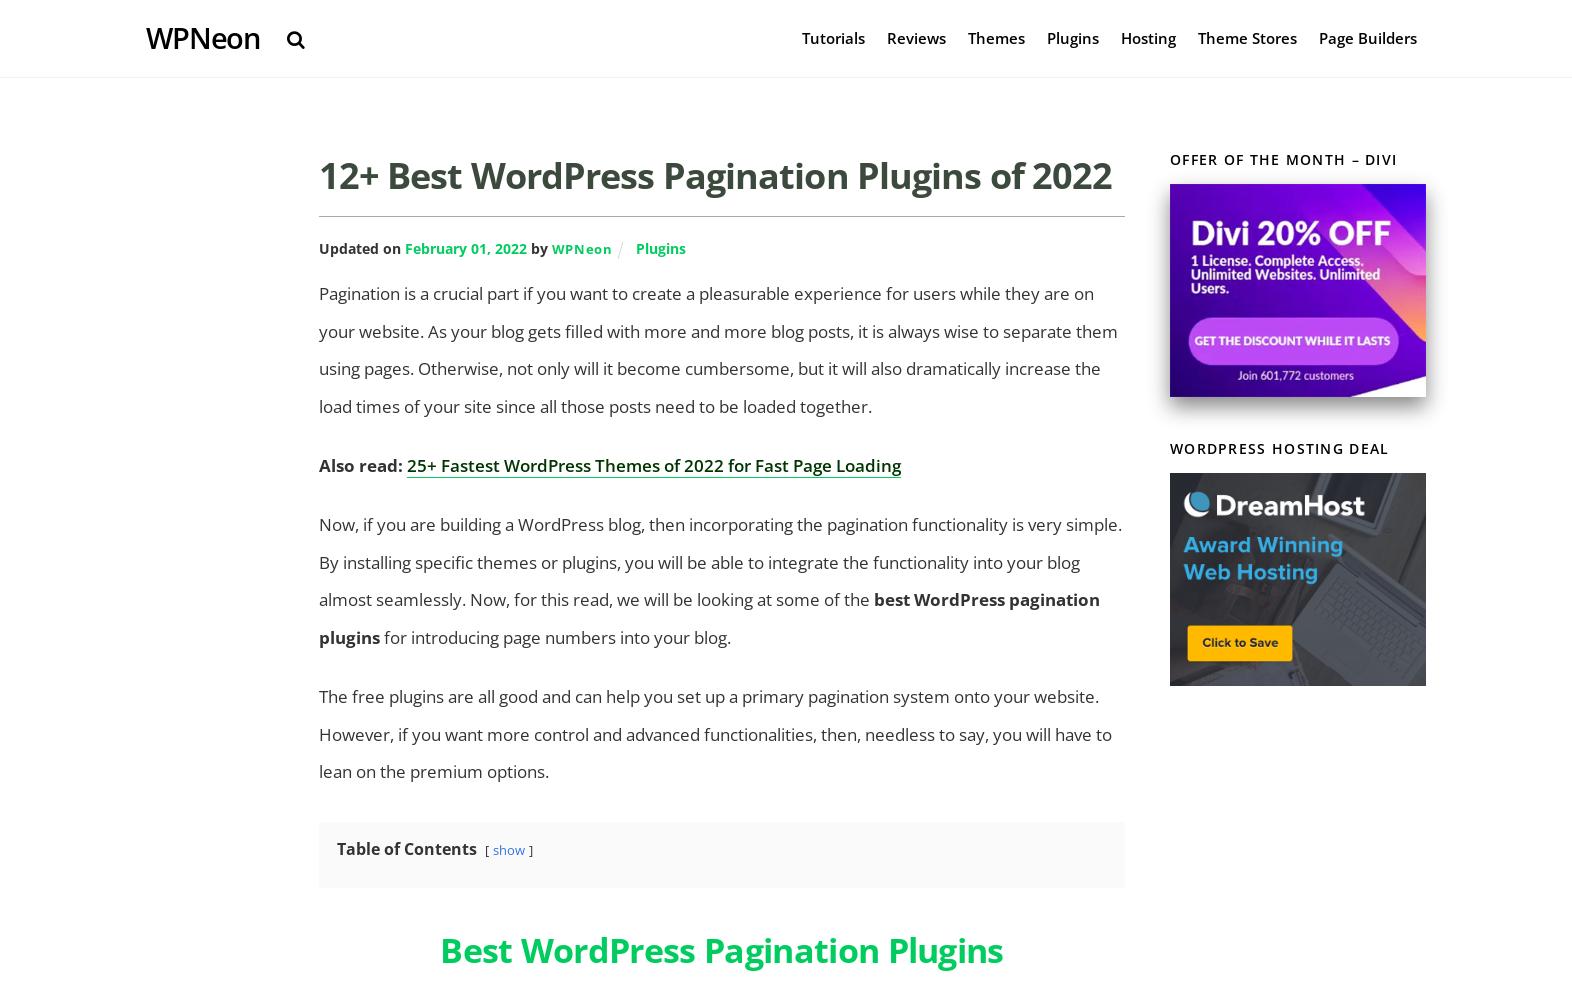 Image resolution: width=1572 pixels, height=1000 pixels. What do you see at coordinates (360, 246) in the screenshot?
I see `'Updated on'` at bounding box center [360, 246].